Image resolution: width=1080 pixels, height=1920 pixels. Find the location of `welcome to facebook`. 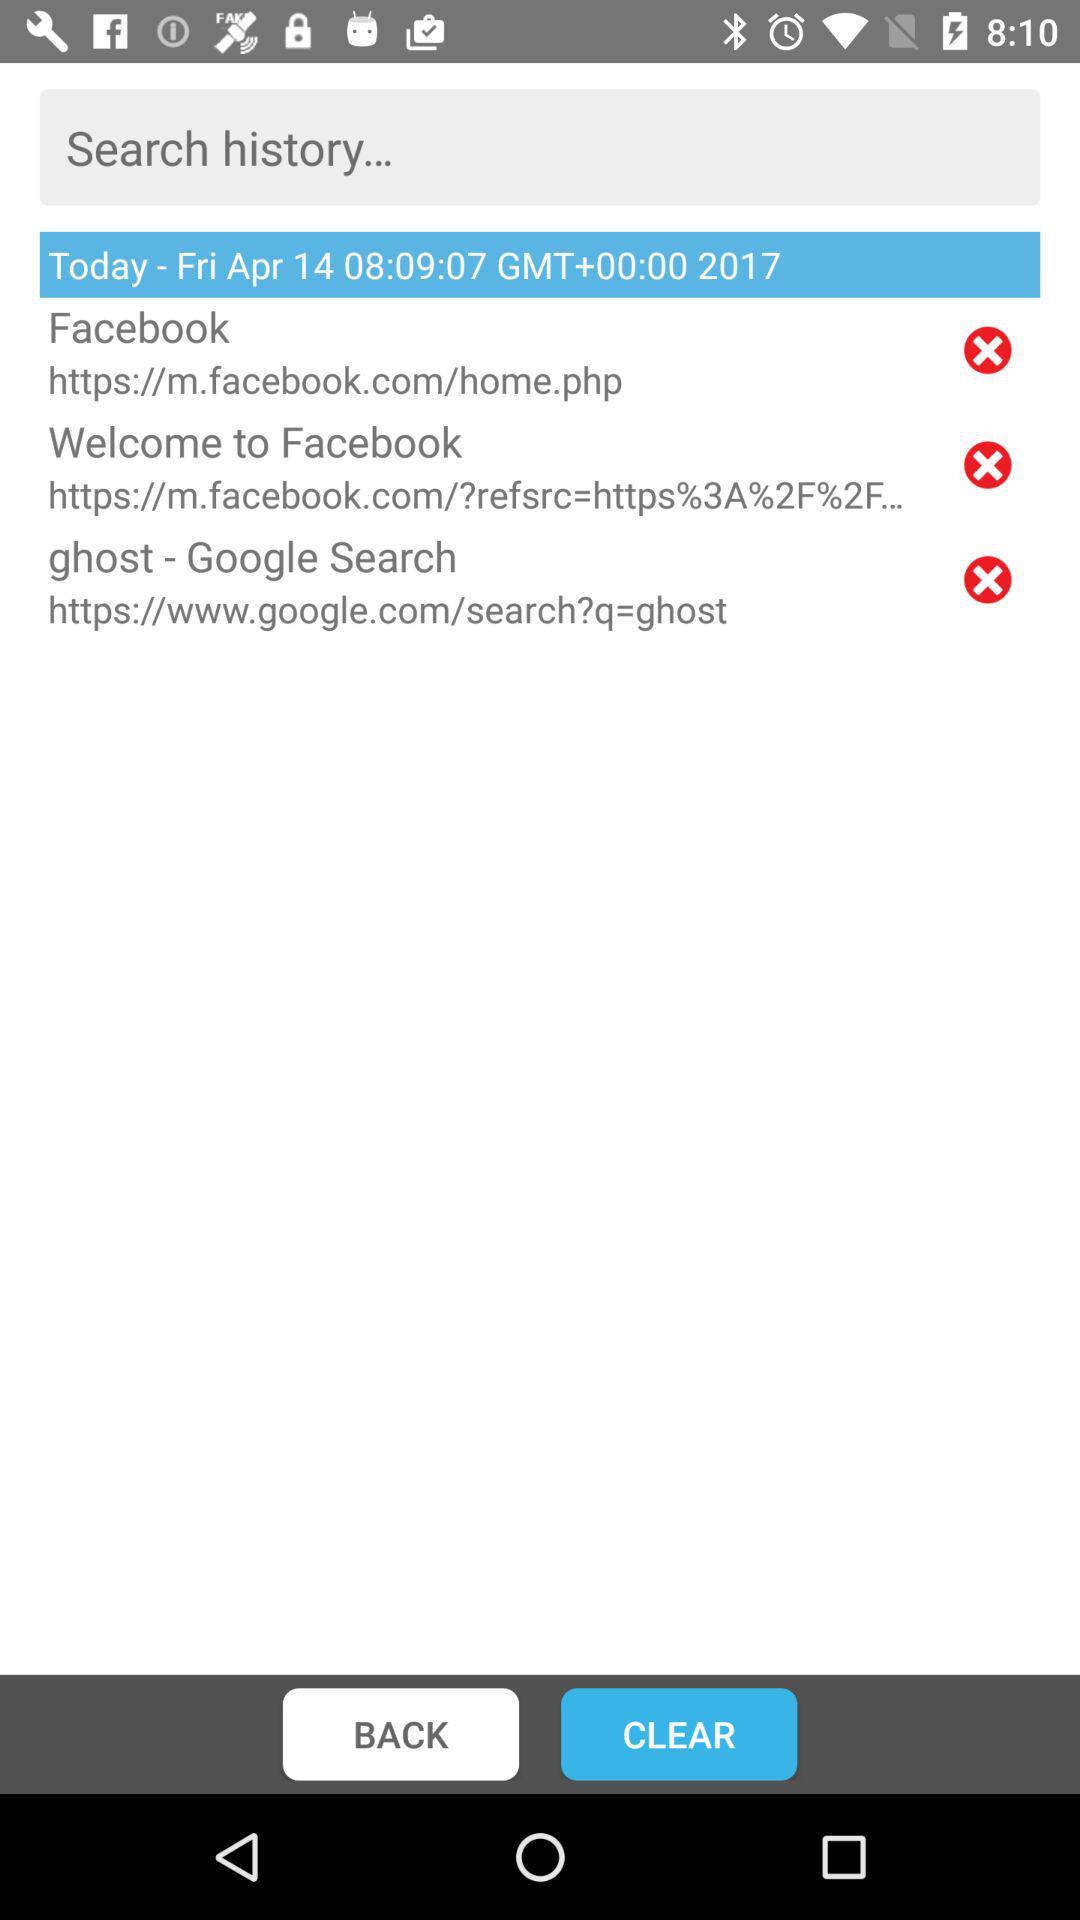

welcome to facebook is located at coordinates (487, 440).